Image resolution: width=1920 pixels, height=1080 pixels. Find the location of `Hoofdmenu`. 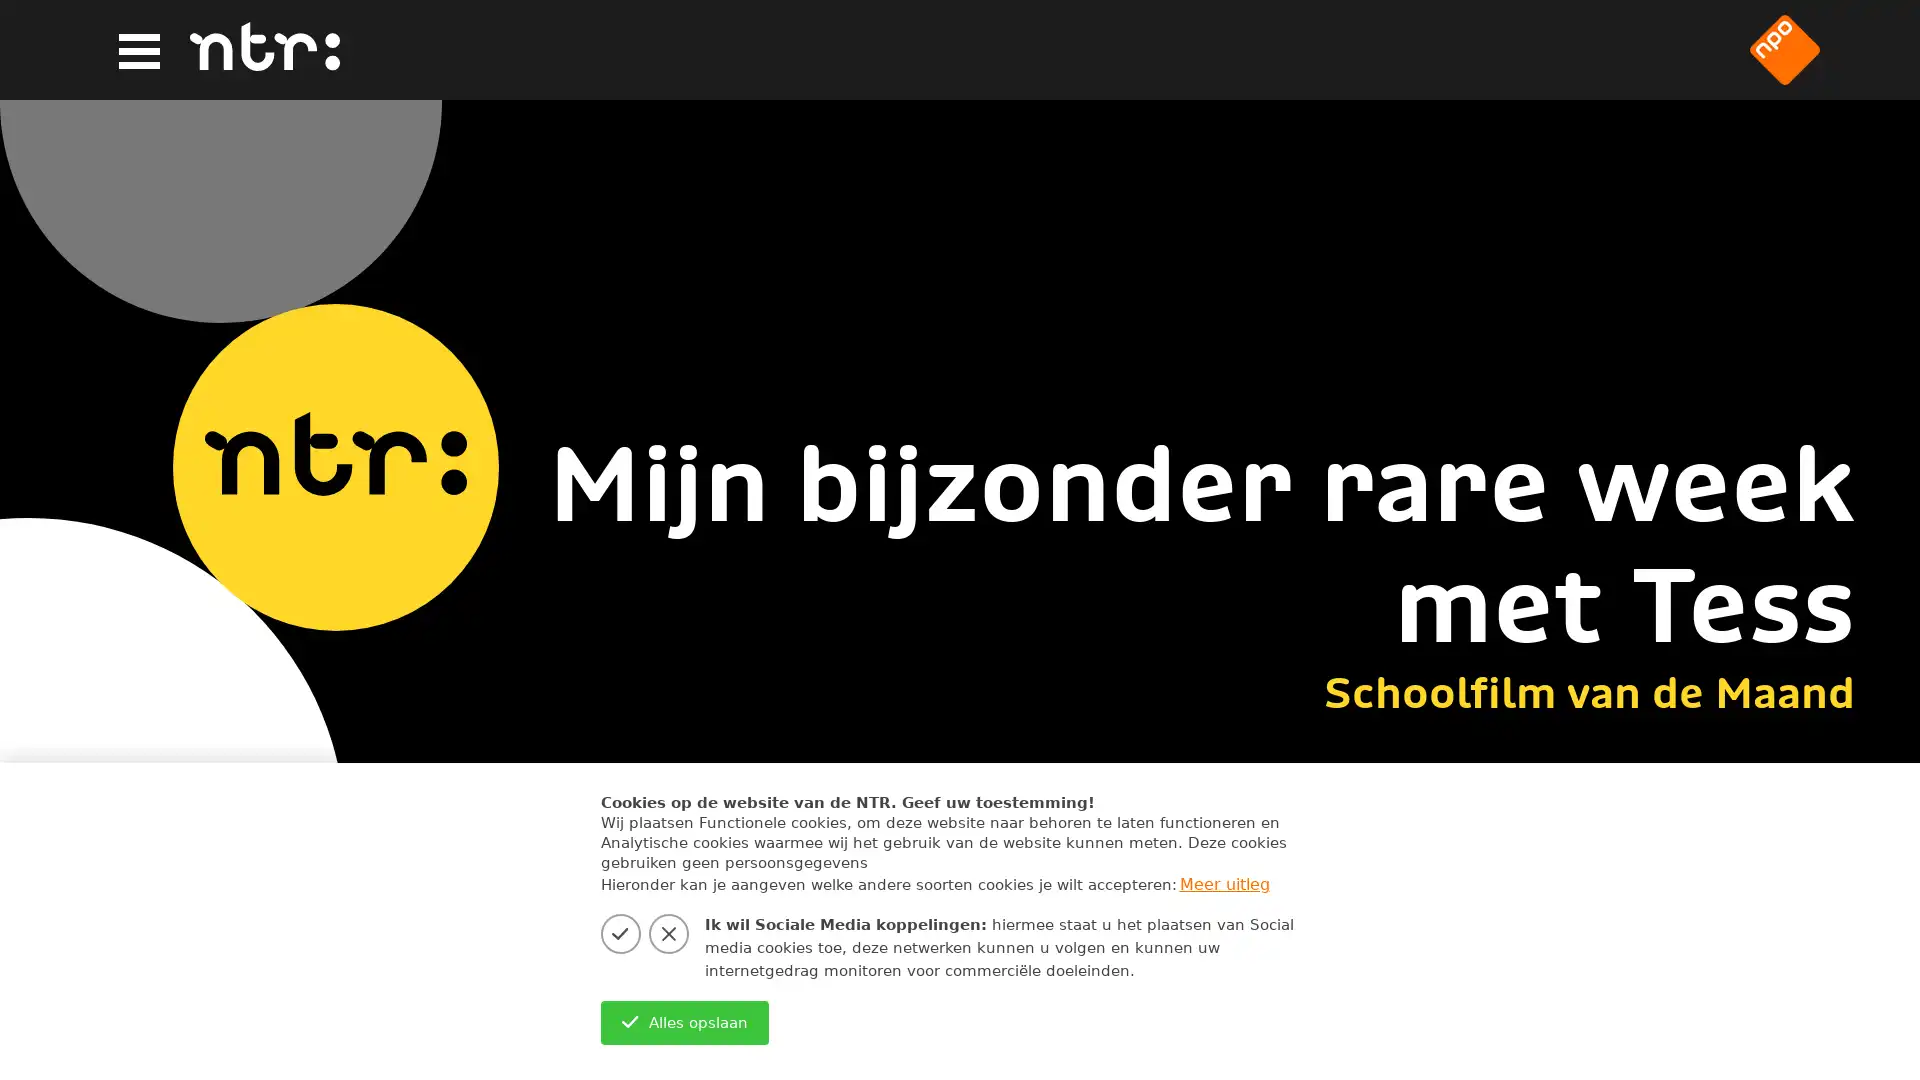

Hoofdmenu is located at coordinates (136, 50).